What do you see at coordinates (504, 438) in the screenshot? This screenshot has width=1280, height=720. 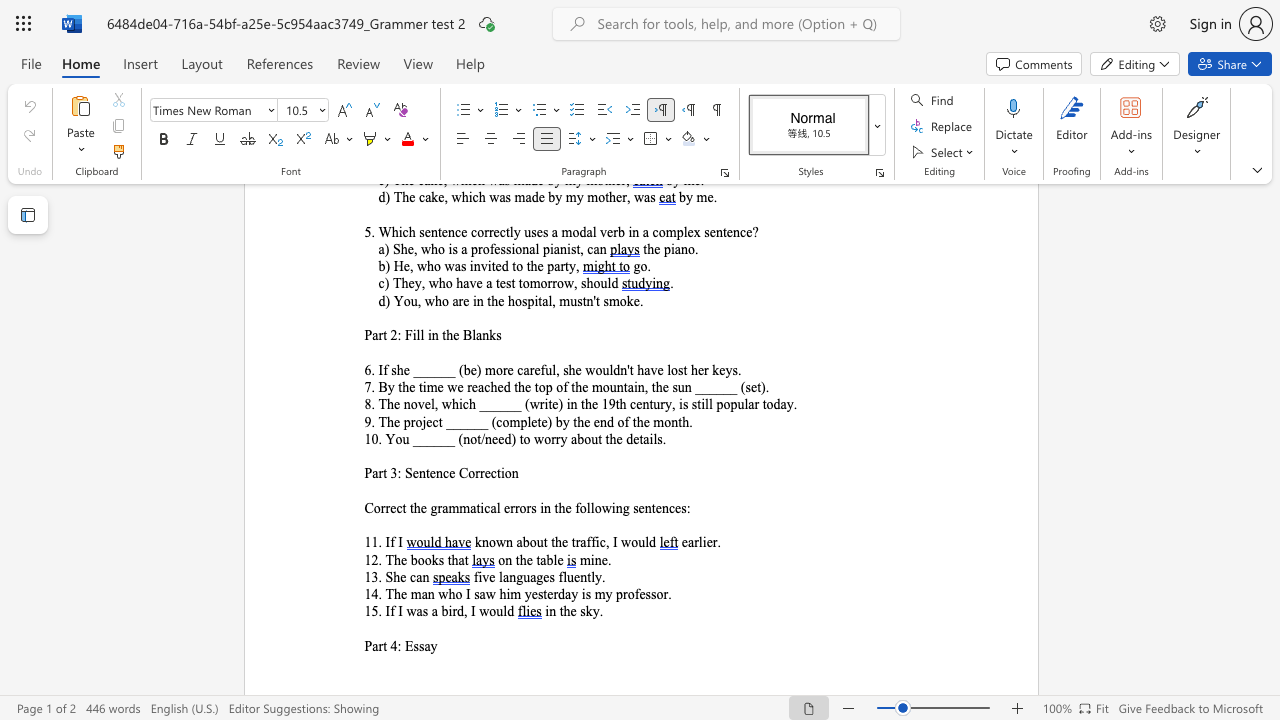 I see `the space between the continuous character "e" and "d" in the text` at bounding box center [504, 438].